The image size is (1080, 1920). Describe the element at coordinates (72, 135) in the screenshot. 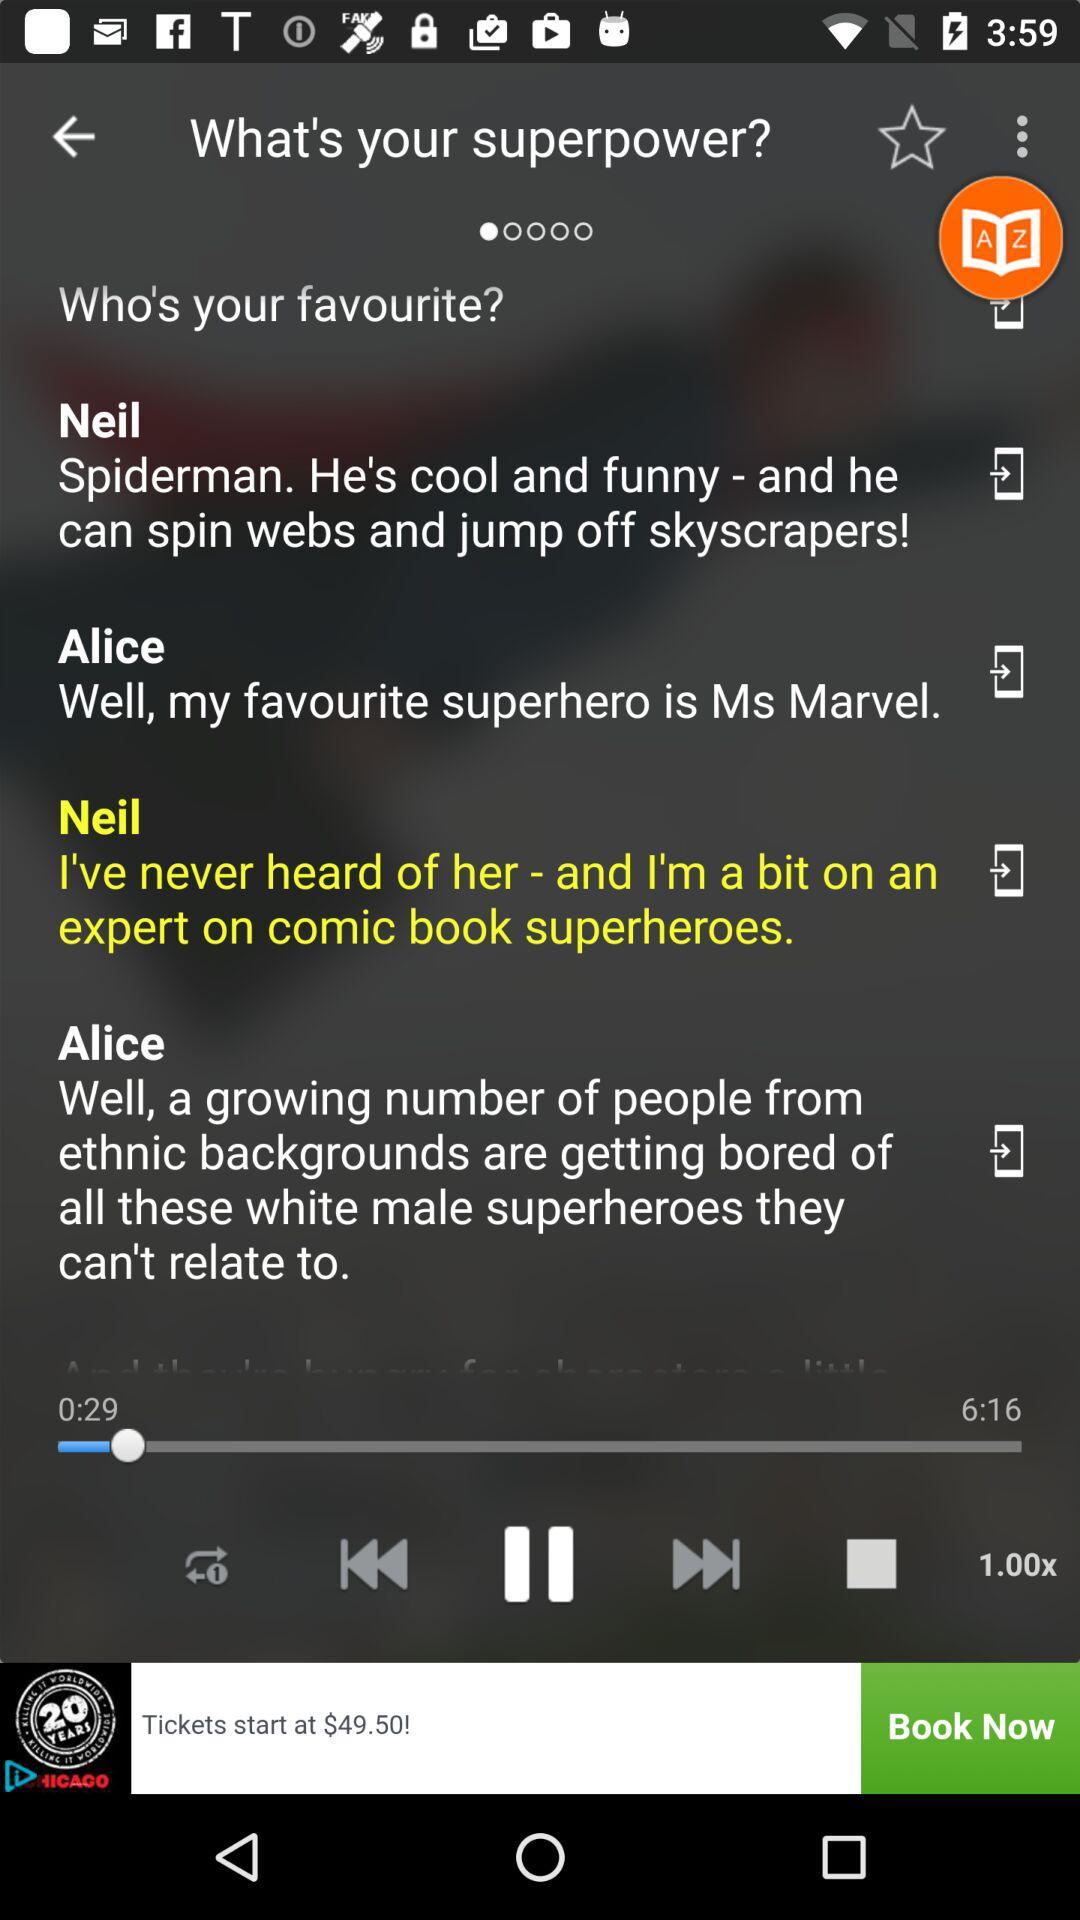

I see `previous` at that location.